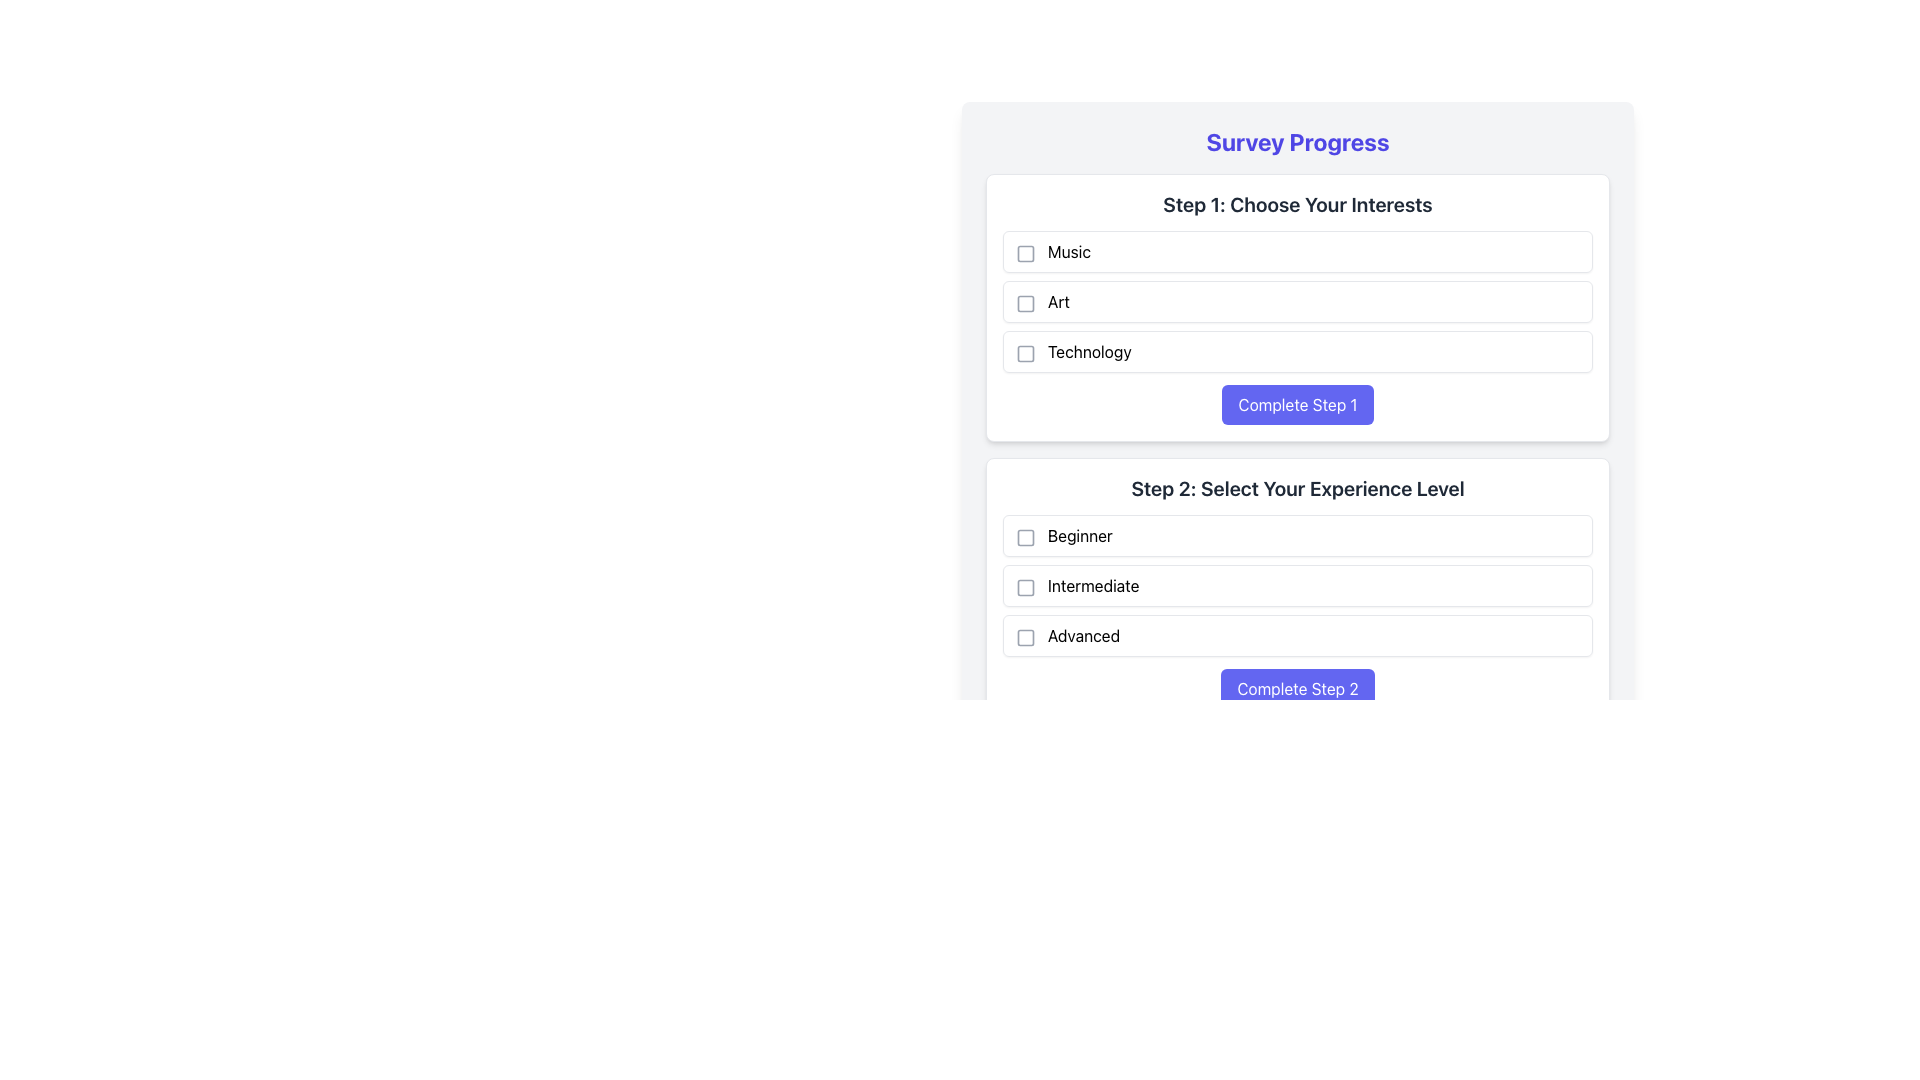  Describe the element at coordinates (1026, 303) in the screenshot. I see `the checkbox icon` at that location.